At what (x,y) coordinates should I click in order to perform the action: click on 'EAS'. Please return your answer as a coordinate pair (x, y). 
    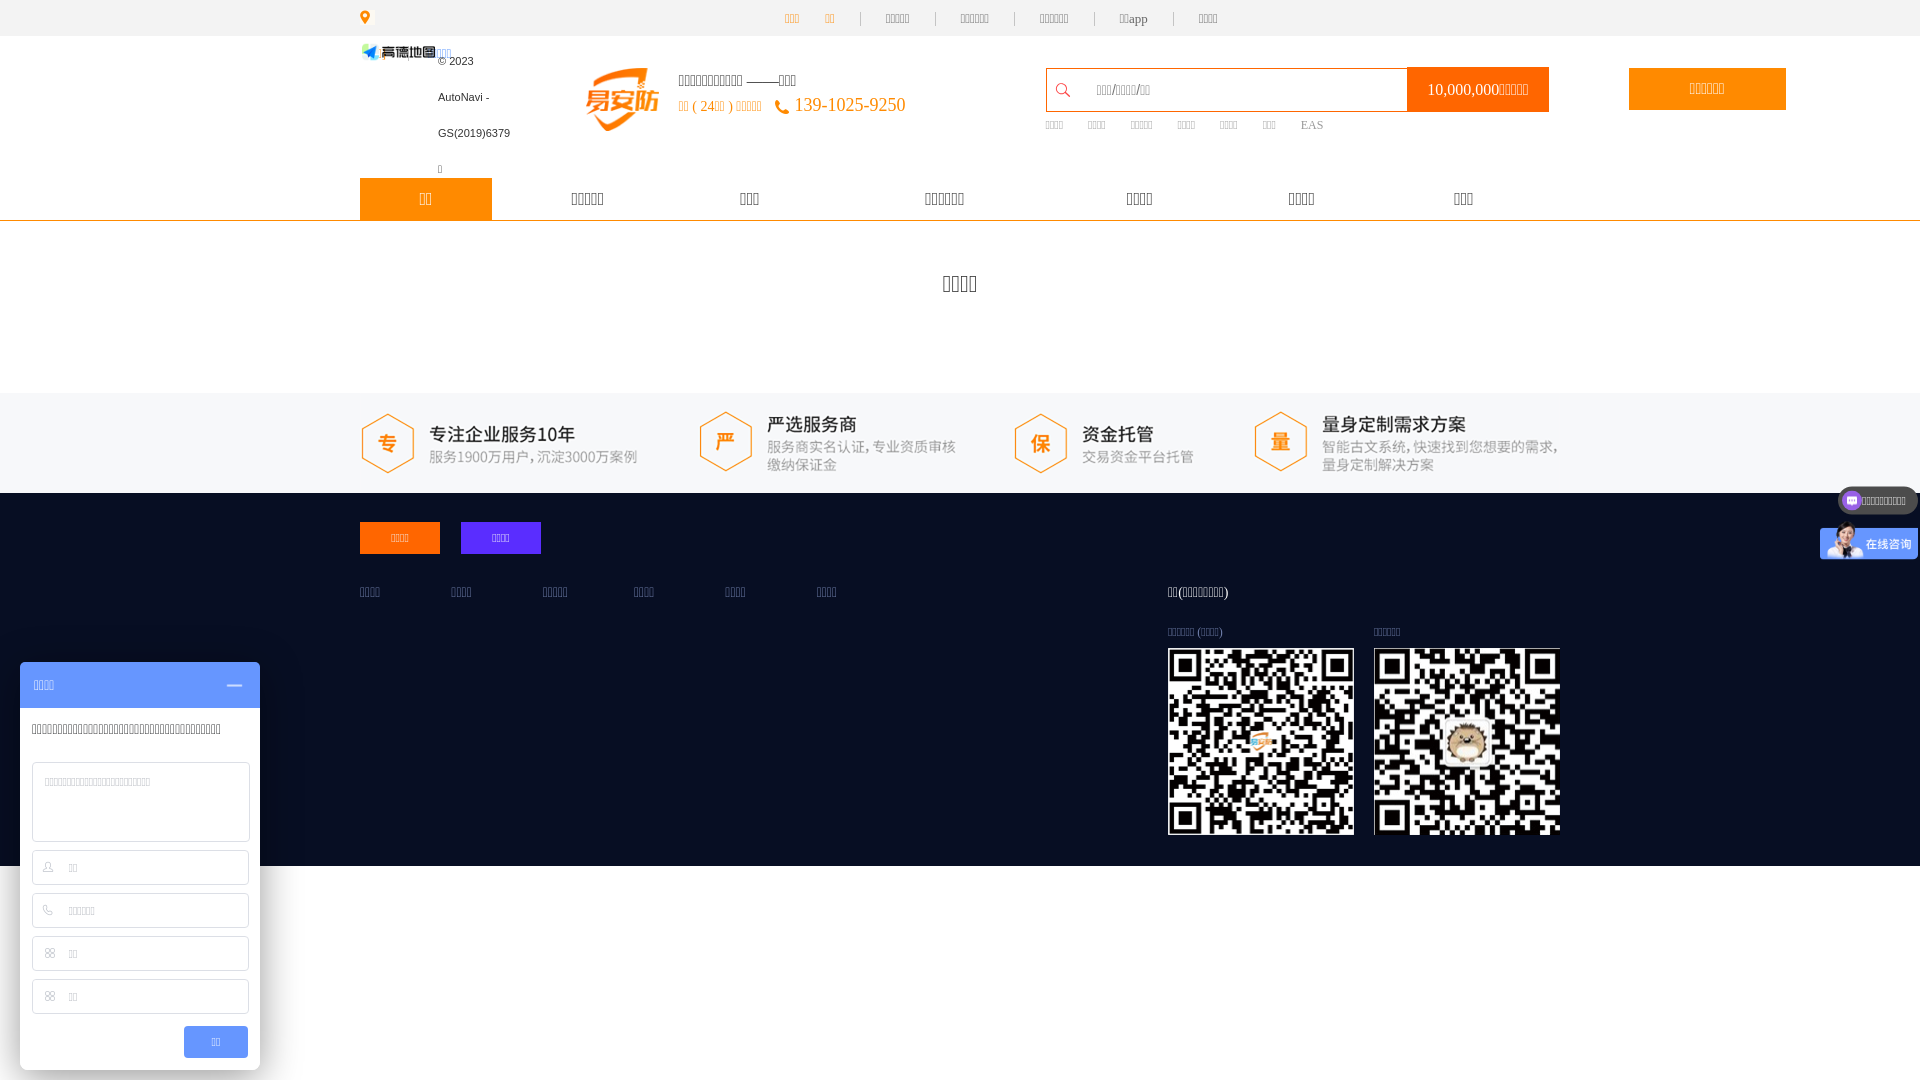
    Looking at the image, I should click on (1312, 125).